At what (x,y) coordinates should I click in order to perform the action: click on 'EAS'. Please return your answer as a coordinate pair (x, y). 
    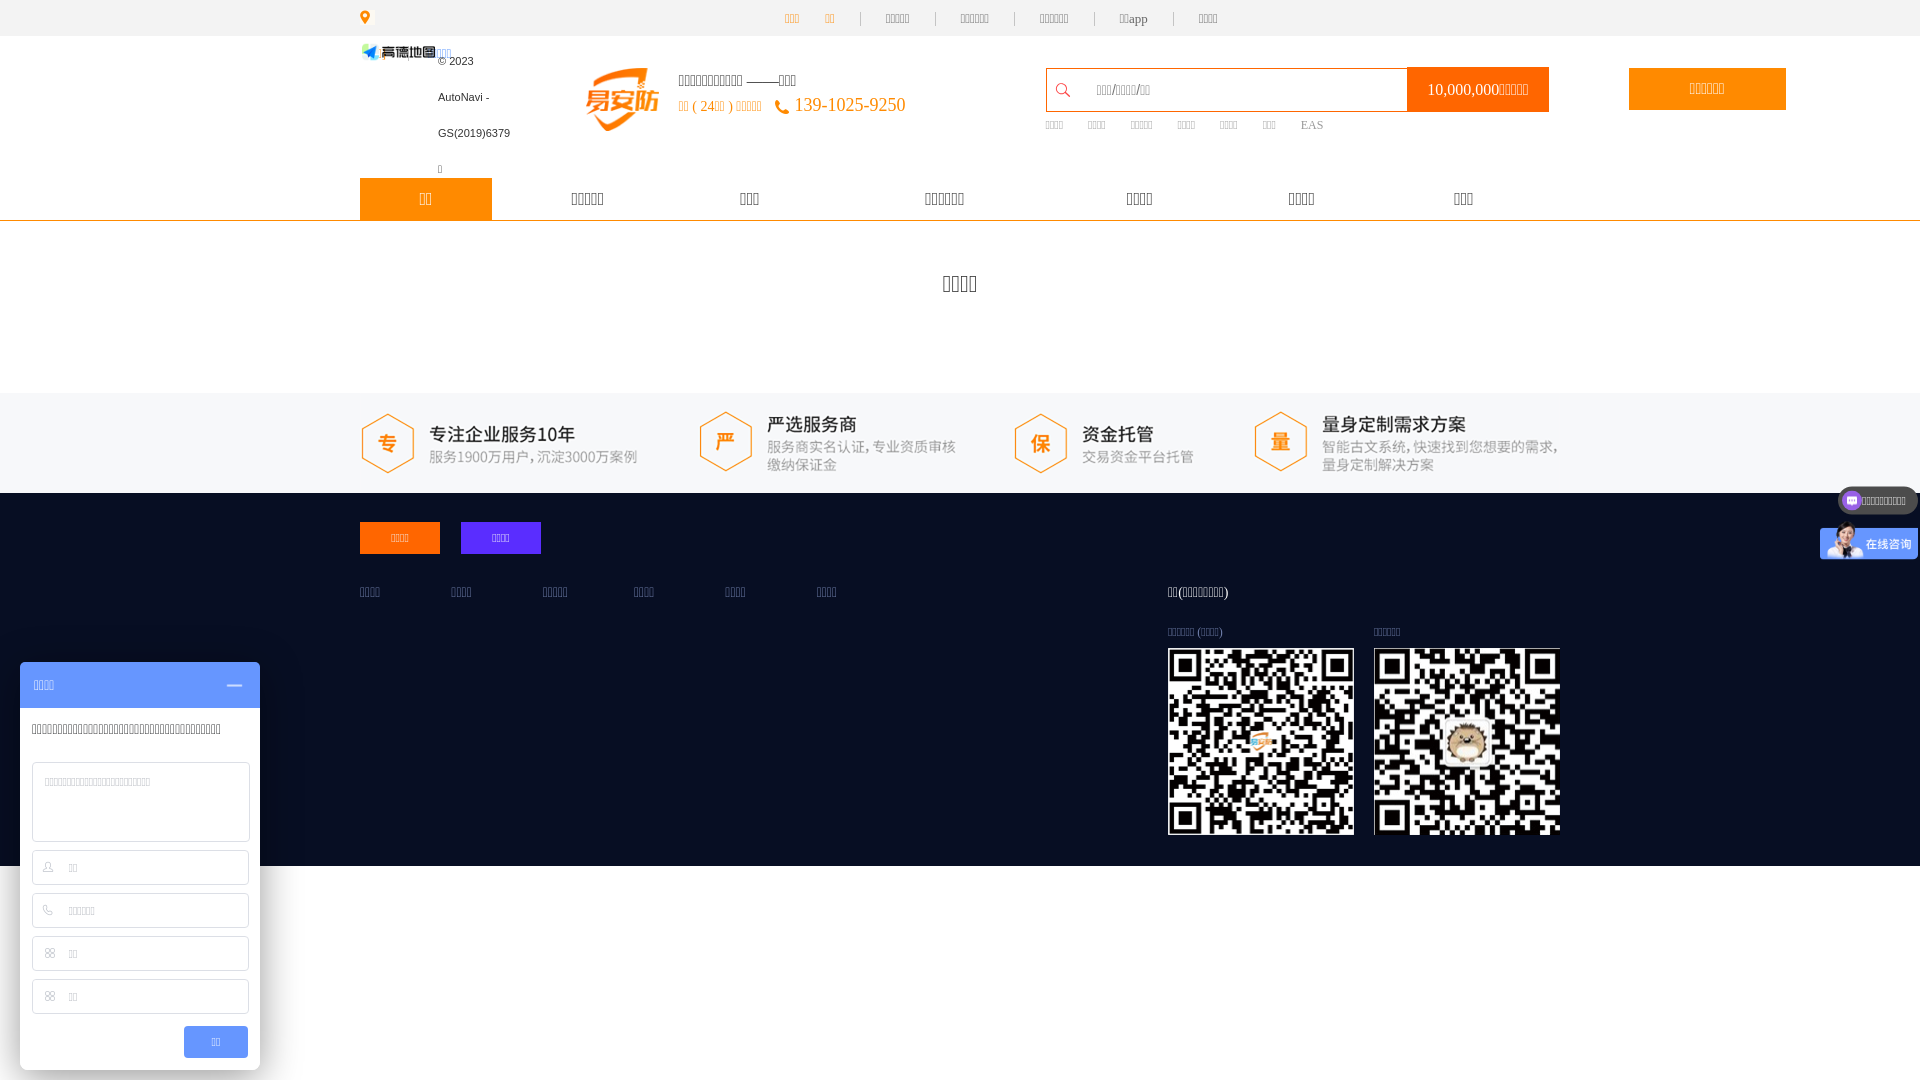
    Looking at the image, I should click on (1312, 125).